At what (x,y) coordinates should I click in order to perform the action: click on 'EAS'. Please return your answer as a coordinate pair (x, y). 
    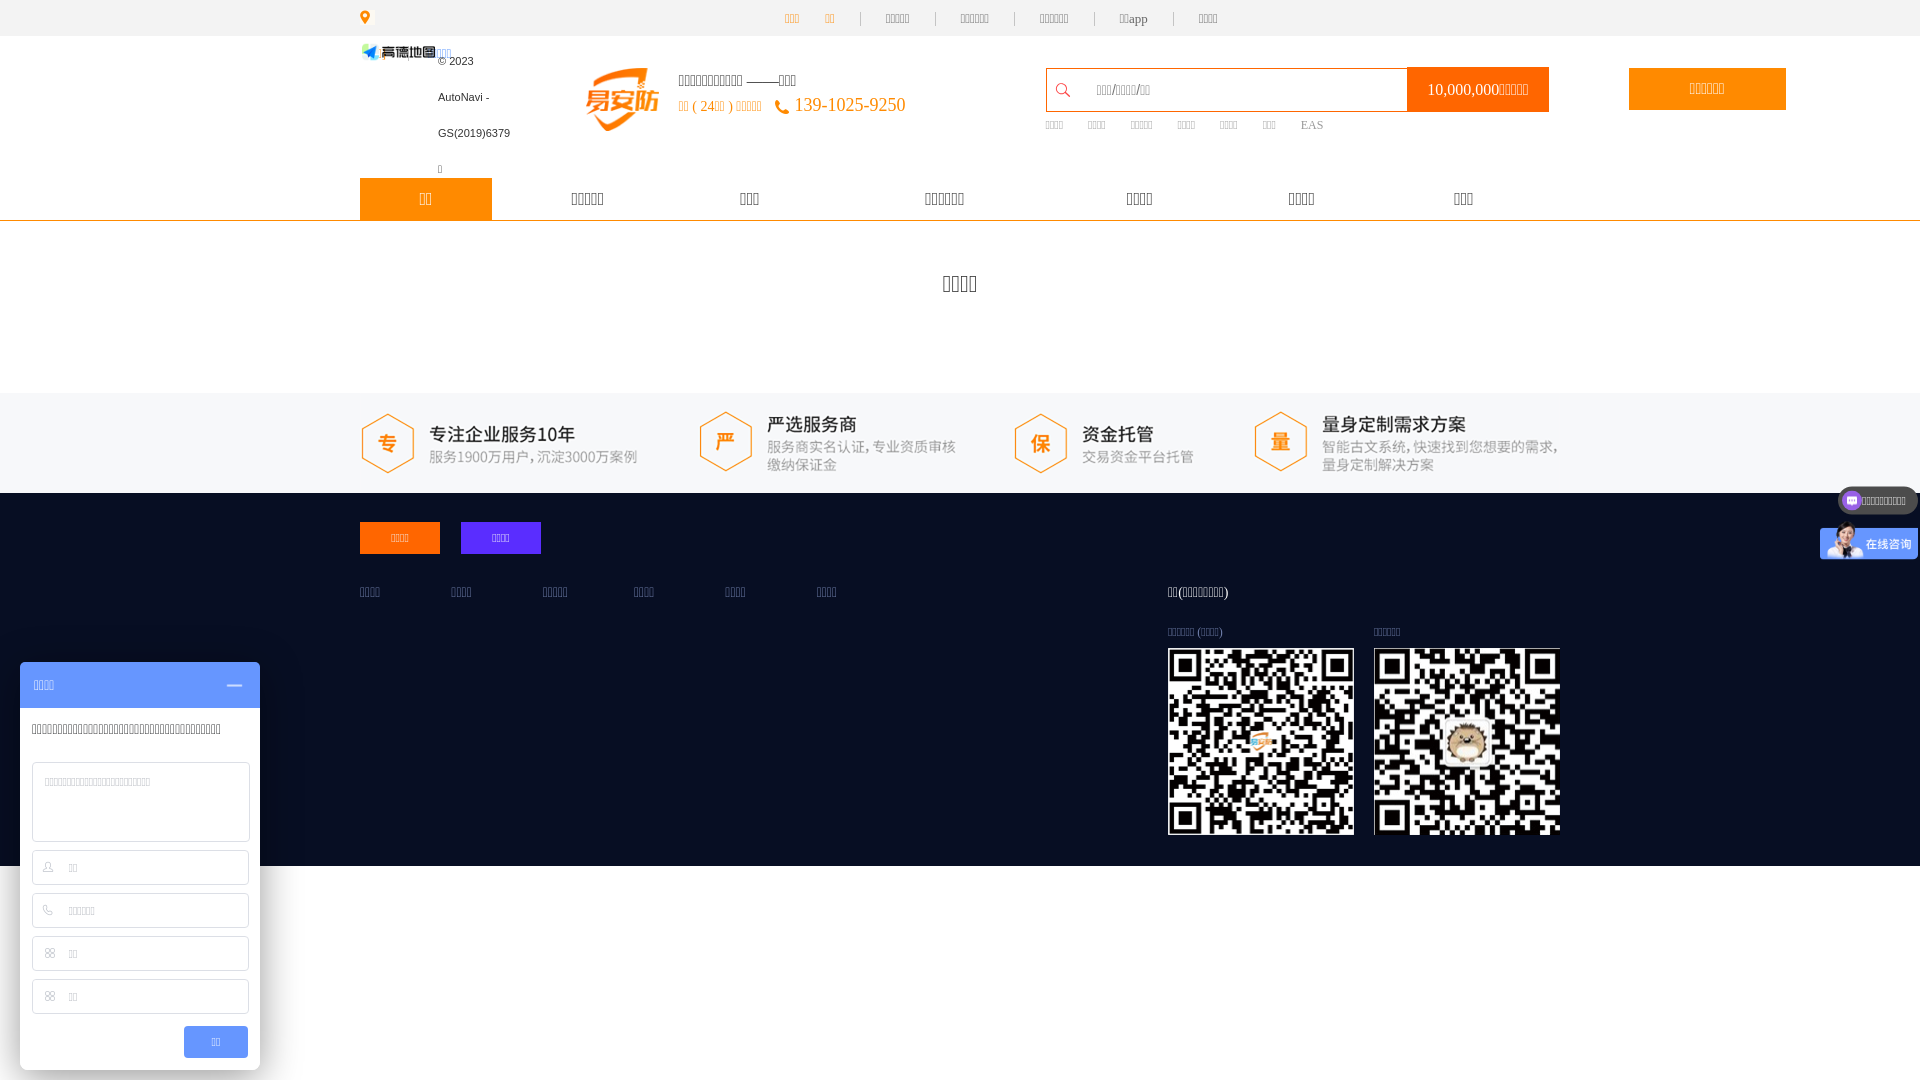
    Looking at the image, I should click on (1312, 125).